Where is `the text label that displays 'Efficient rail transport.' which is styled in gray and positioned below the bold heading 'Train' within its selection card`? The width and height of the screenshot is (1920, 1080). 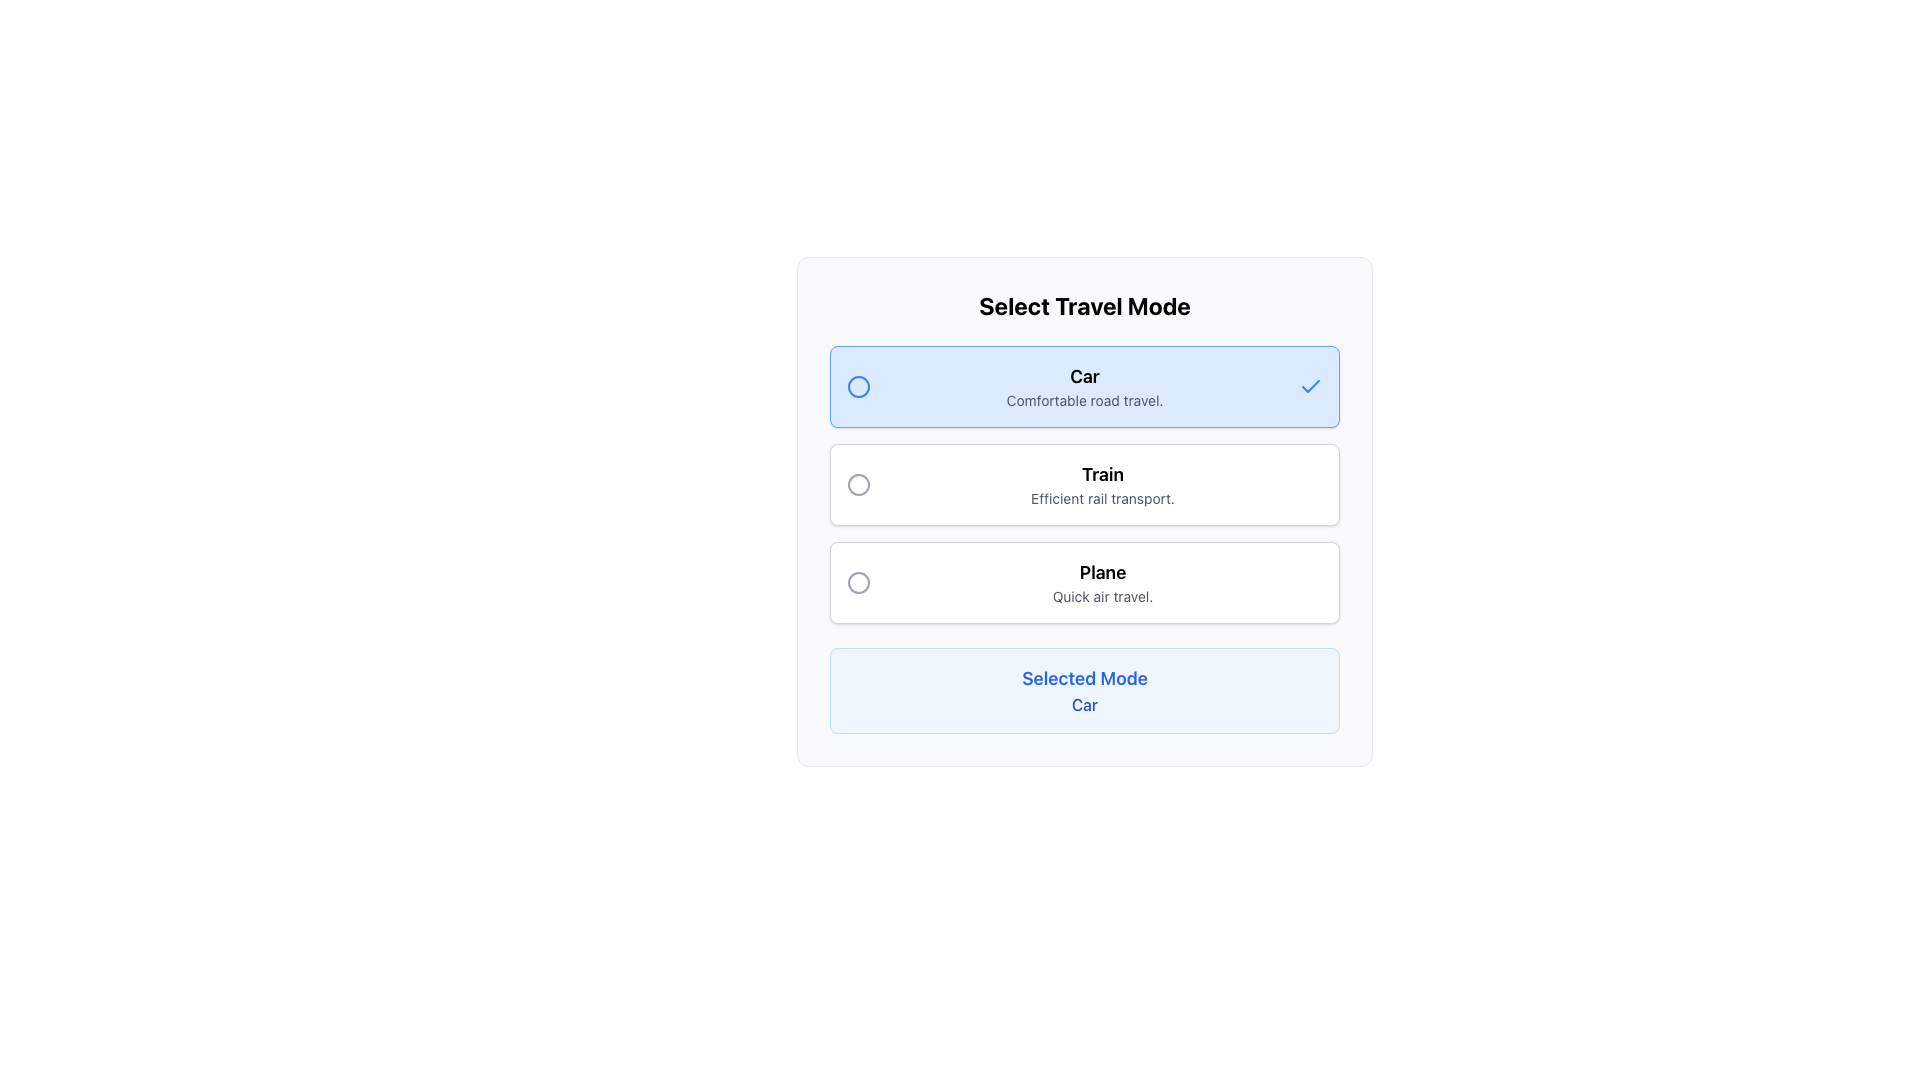 the text label that displays 'Efficient rail transport.' which is styled in gray and positioned below the bold heading 'Train' within its selection card is located at coordinates (1102, 497).